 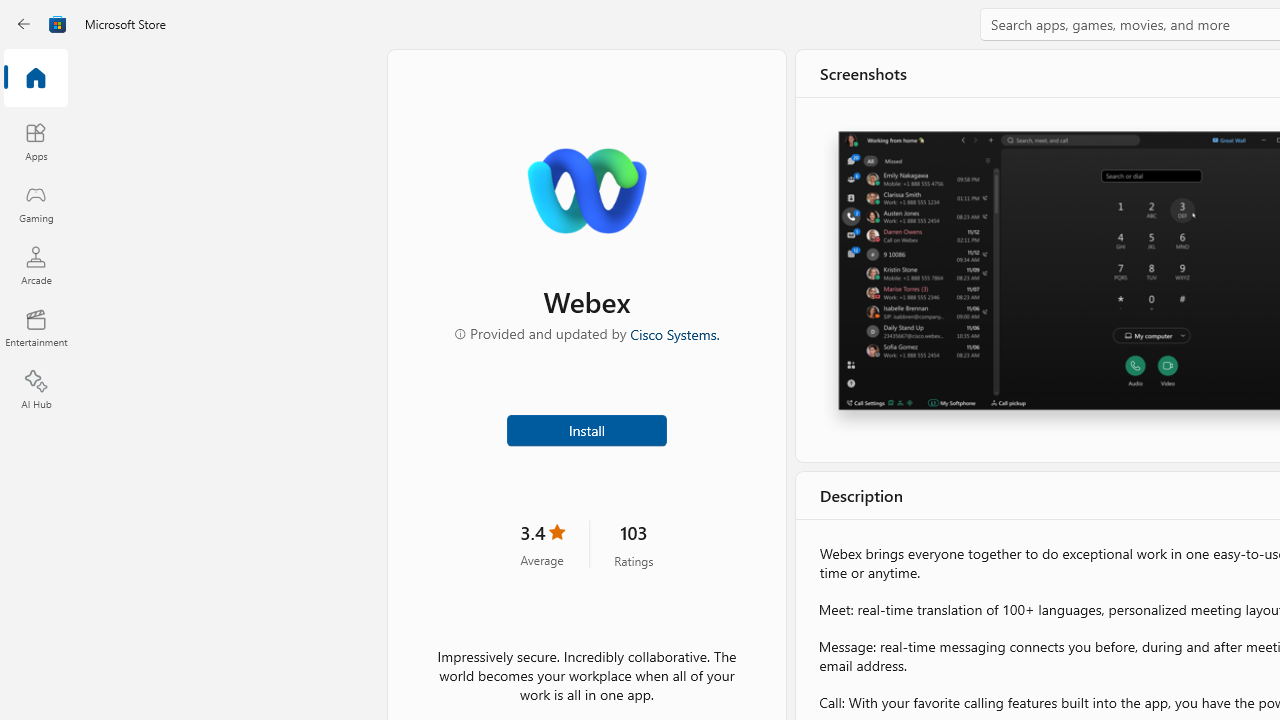 I want to click on 'Class: Image', so click(x=58, y=24).